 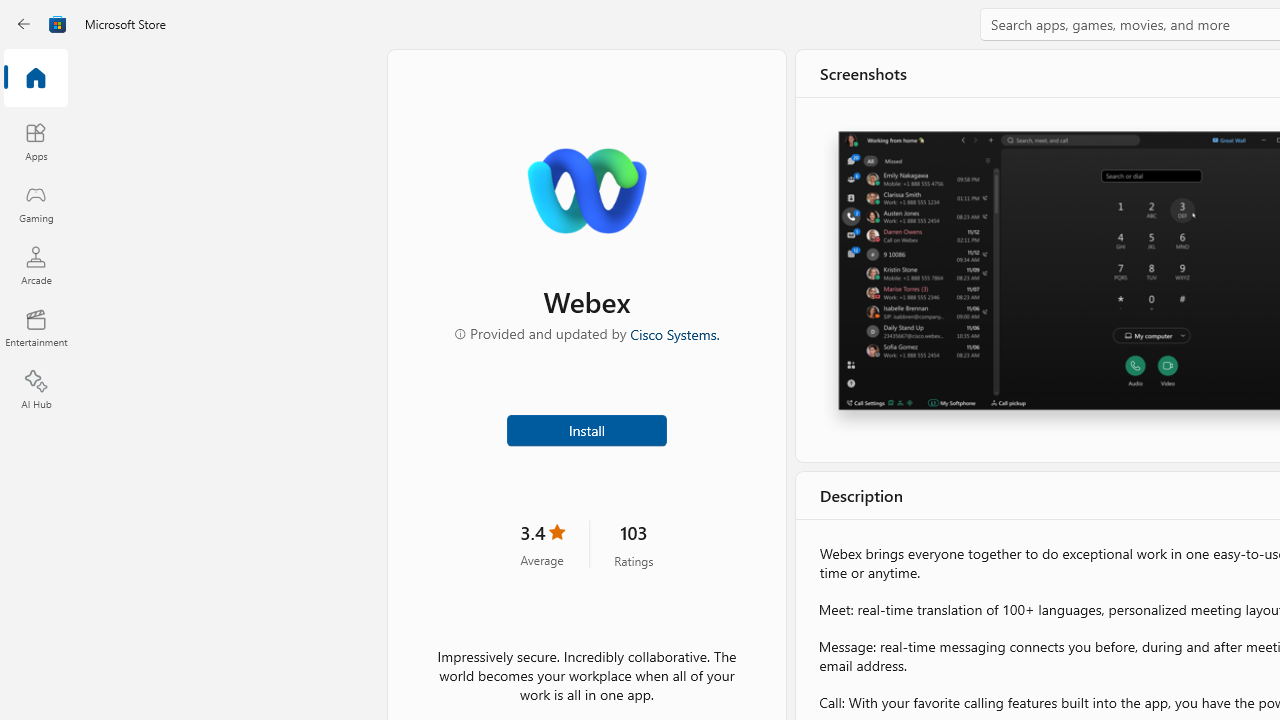 I want to click on 'Class: Image', so click(x=58, y=24).